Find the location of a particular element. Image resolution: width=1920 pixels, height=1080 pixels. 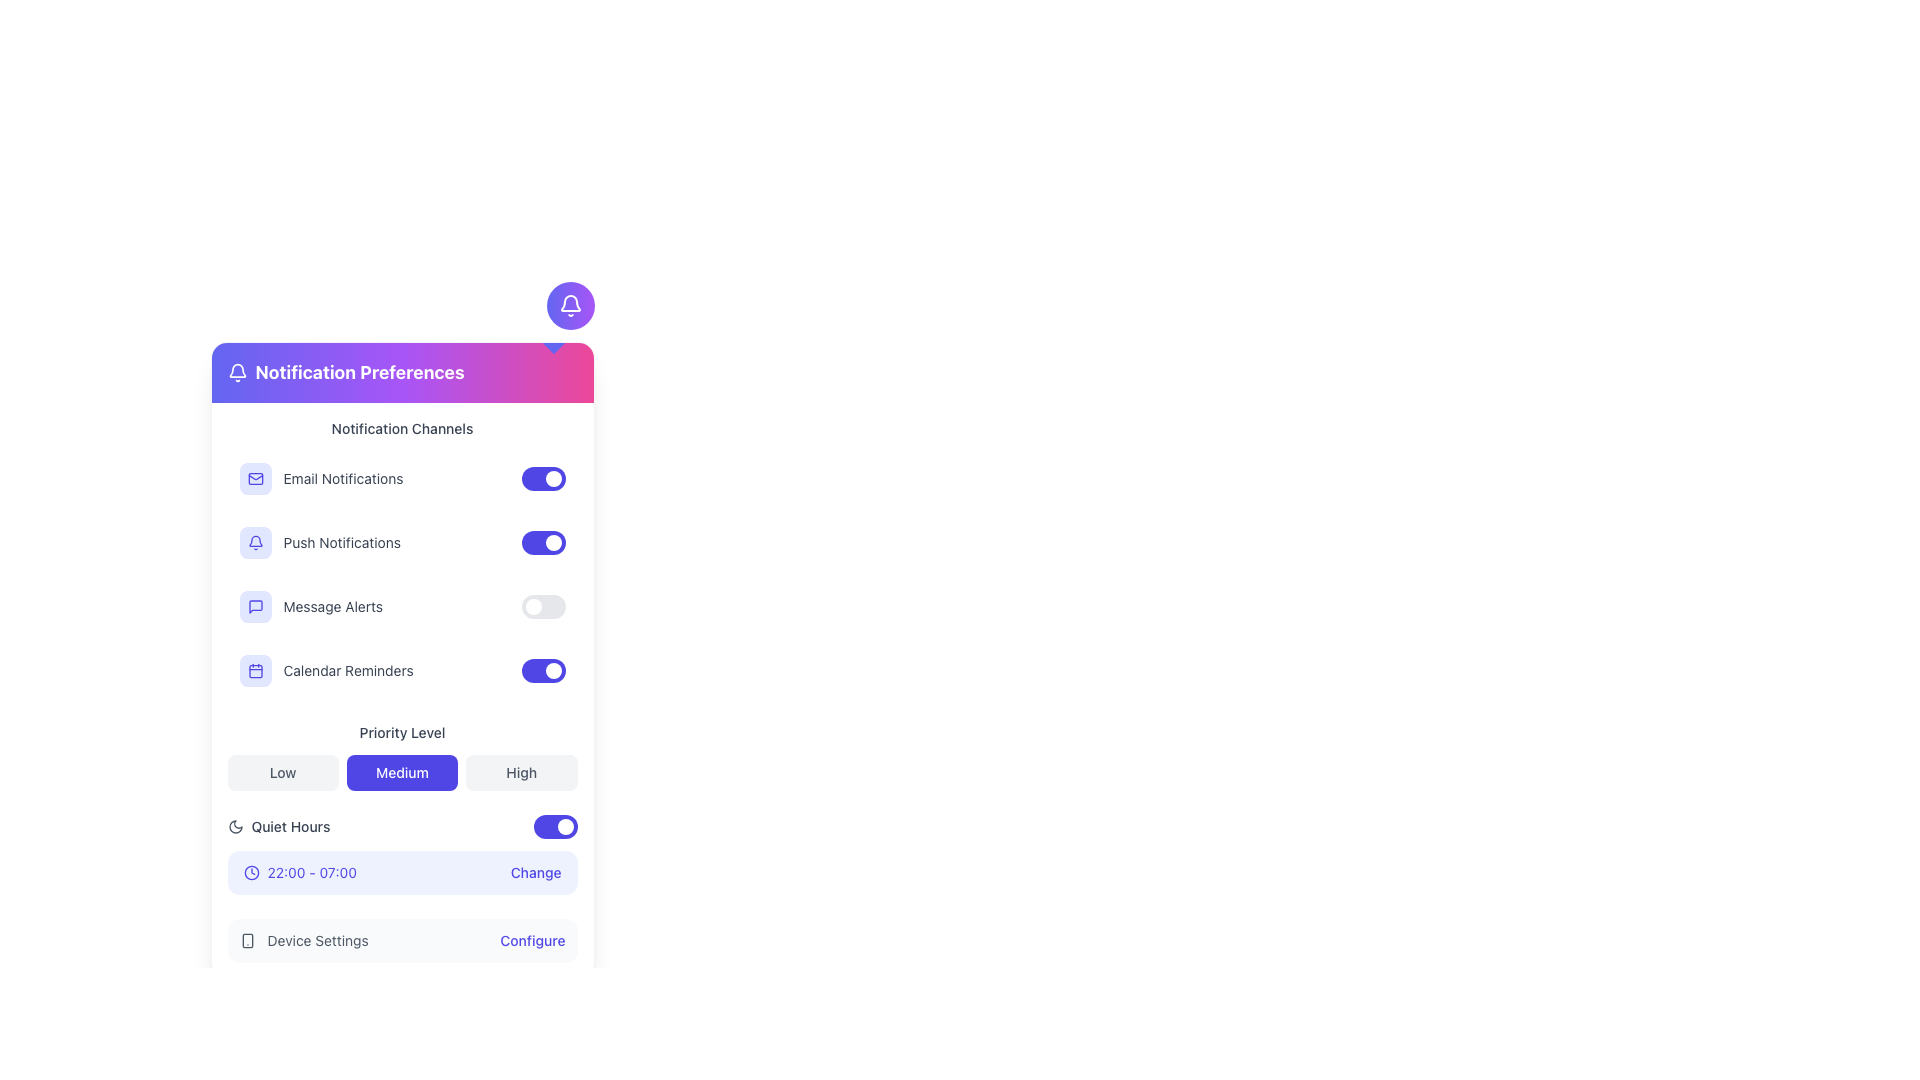

the blue rectangular vector graphic component next to the 'Email Notifications' label in the 'Notification Channels' section is located at coordinates (254, 478).